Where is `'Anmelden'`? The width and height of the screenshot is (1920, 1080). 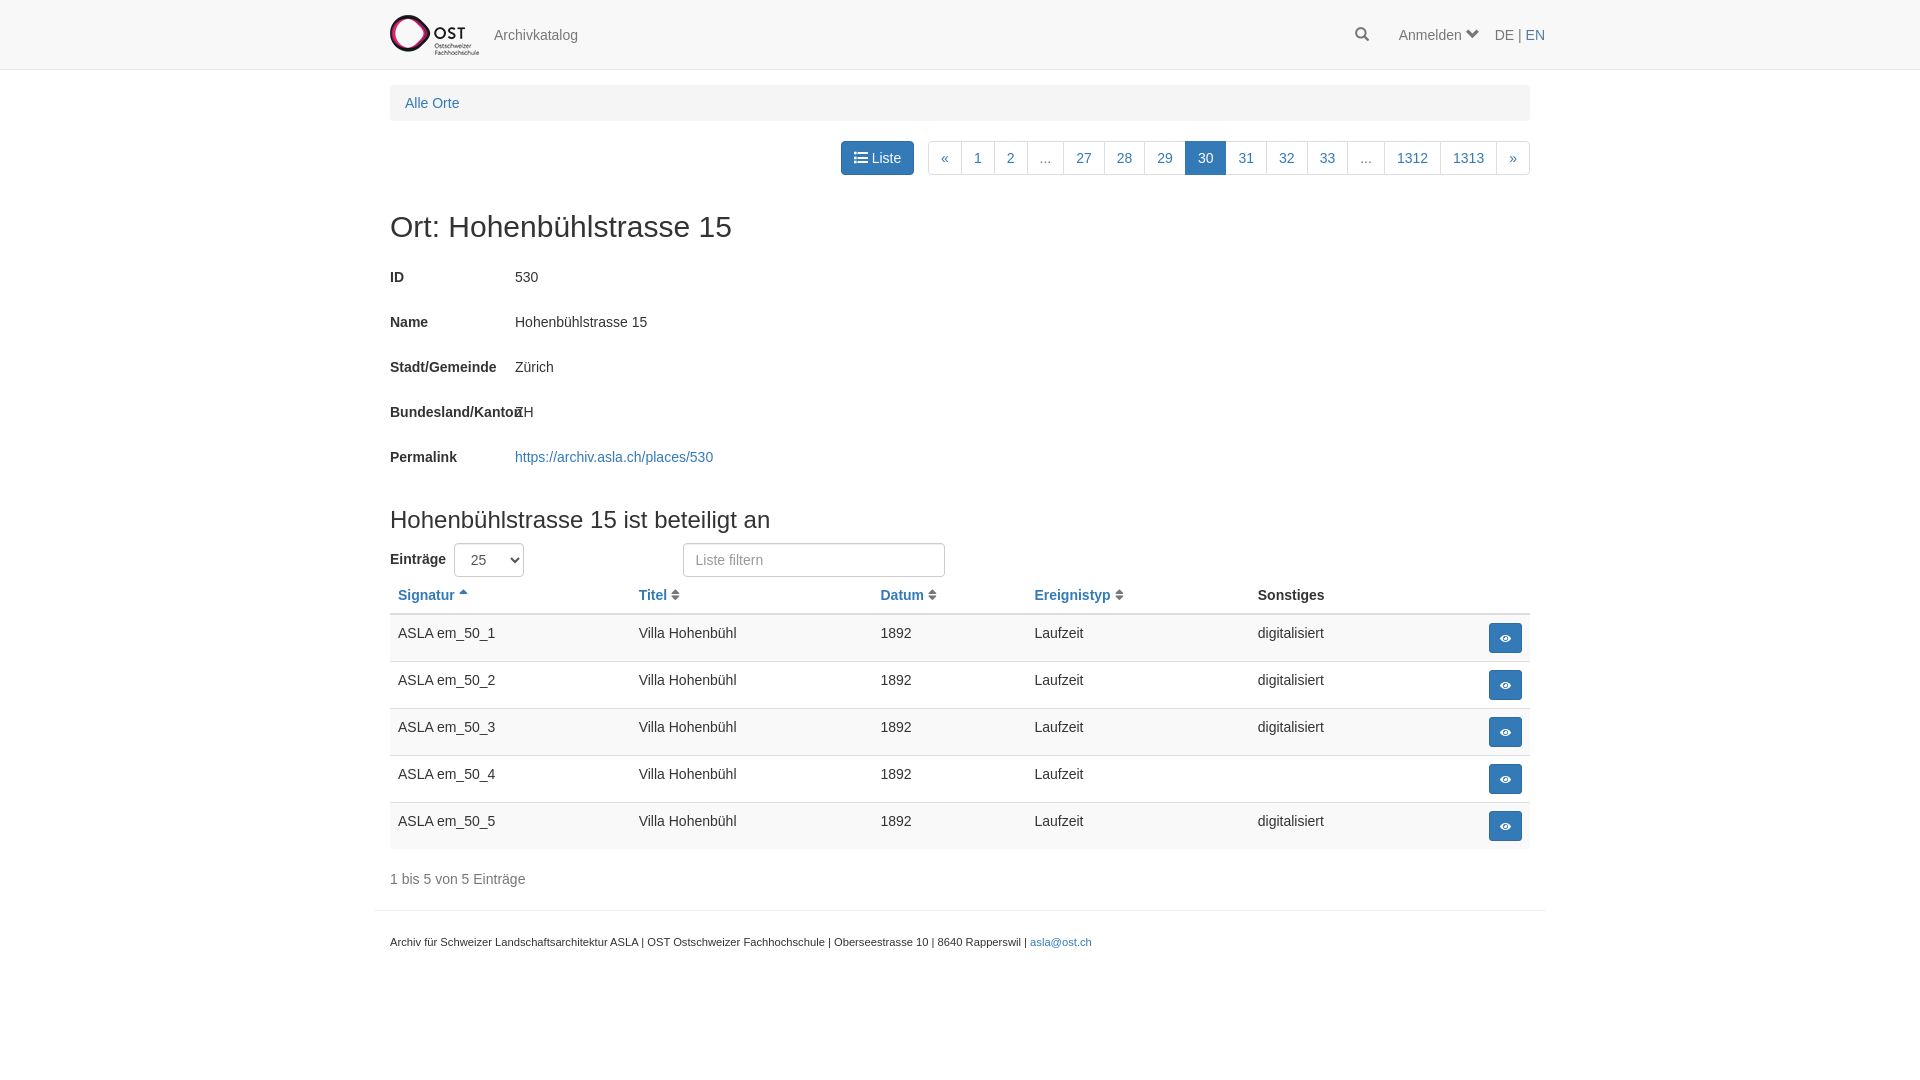
'Anmelden' is located at coordinates (1438, 34).